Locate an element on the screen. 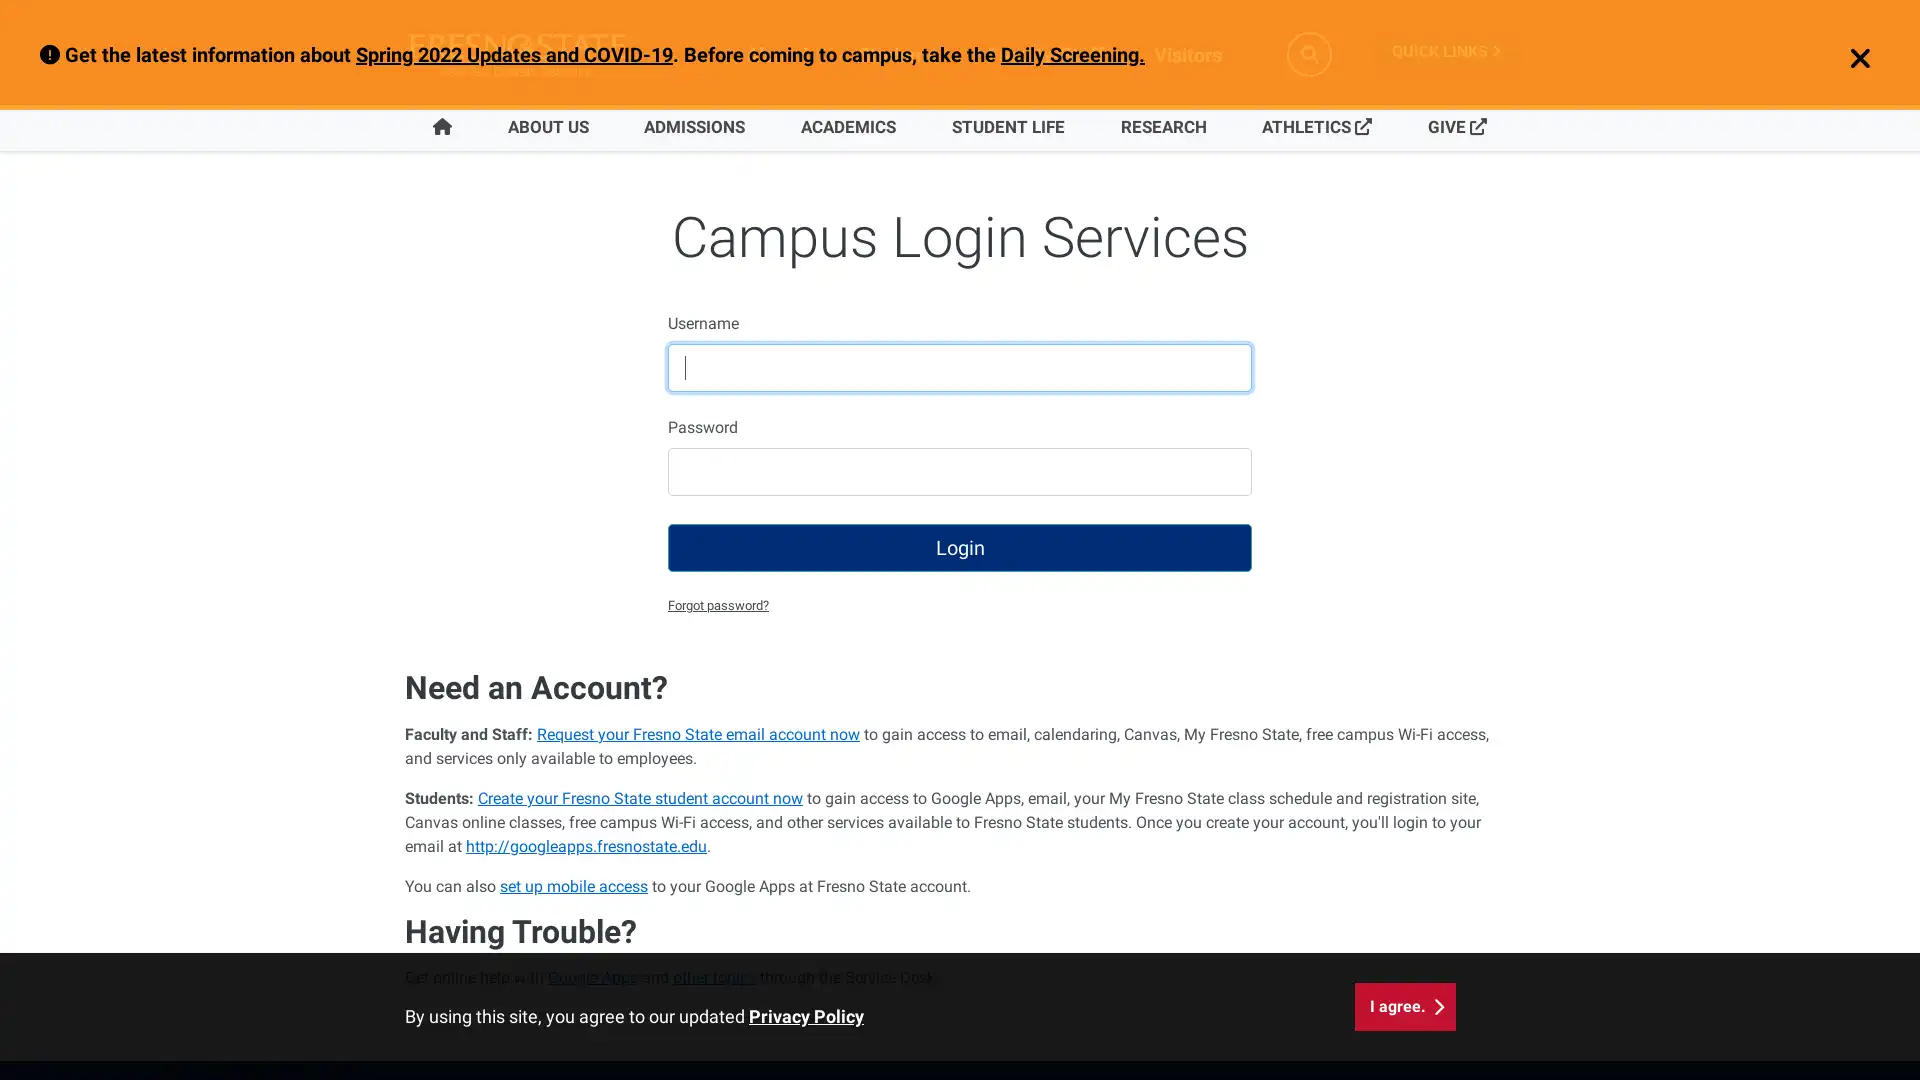  Search is located at coordinates (1309, 53).